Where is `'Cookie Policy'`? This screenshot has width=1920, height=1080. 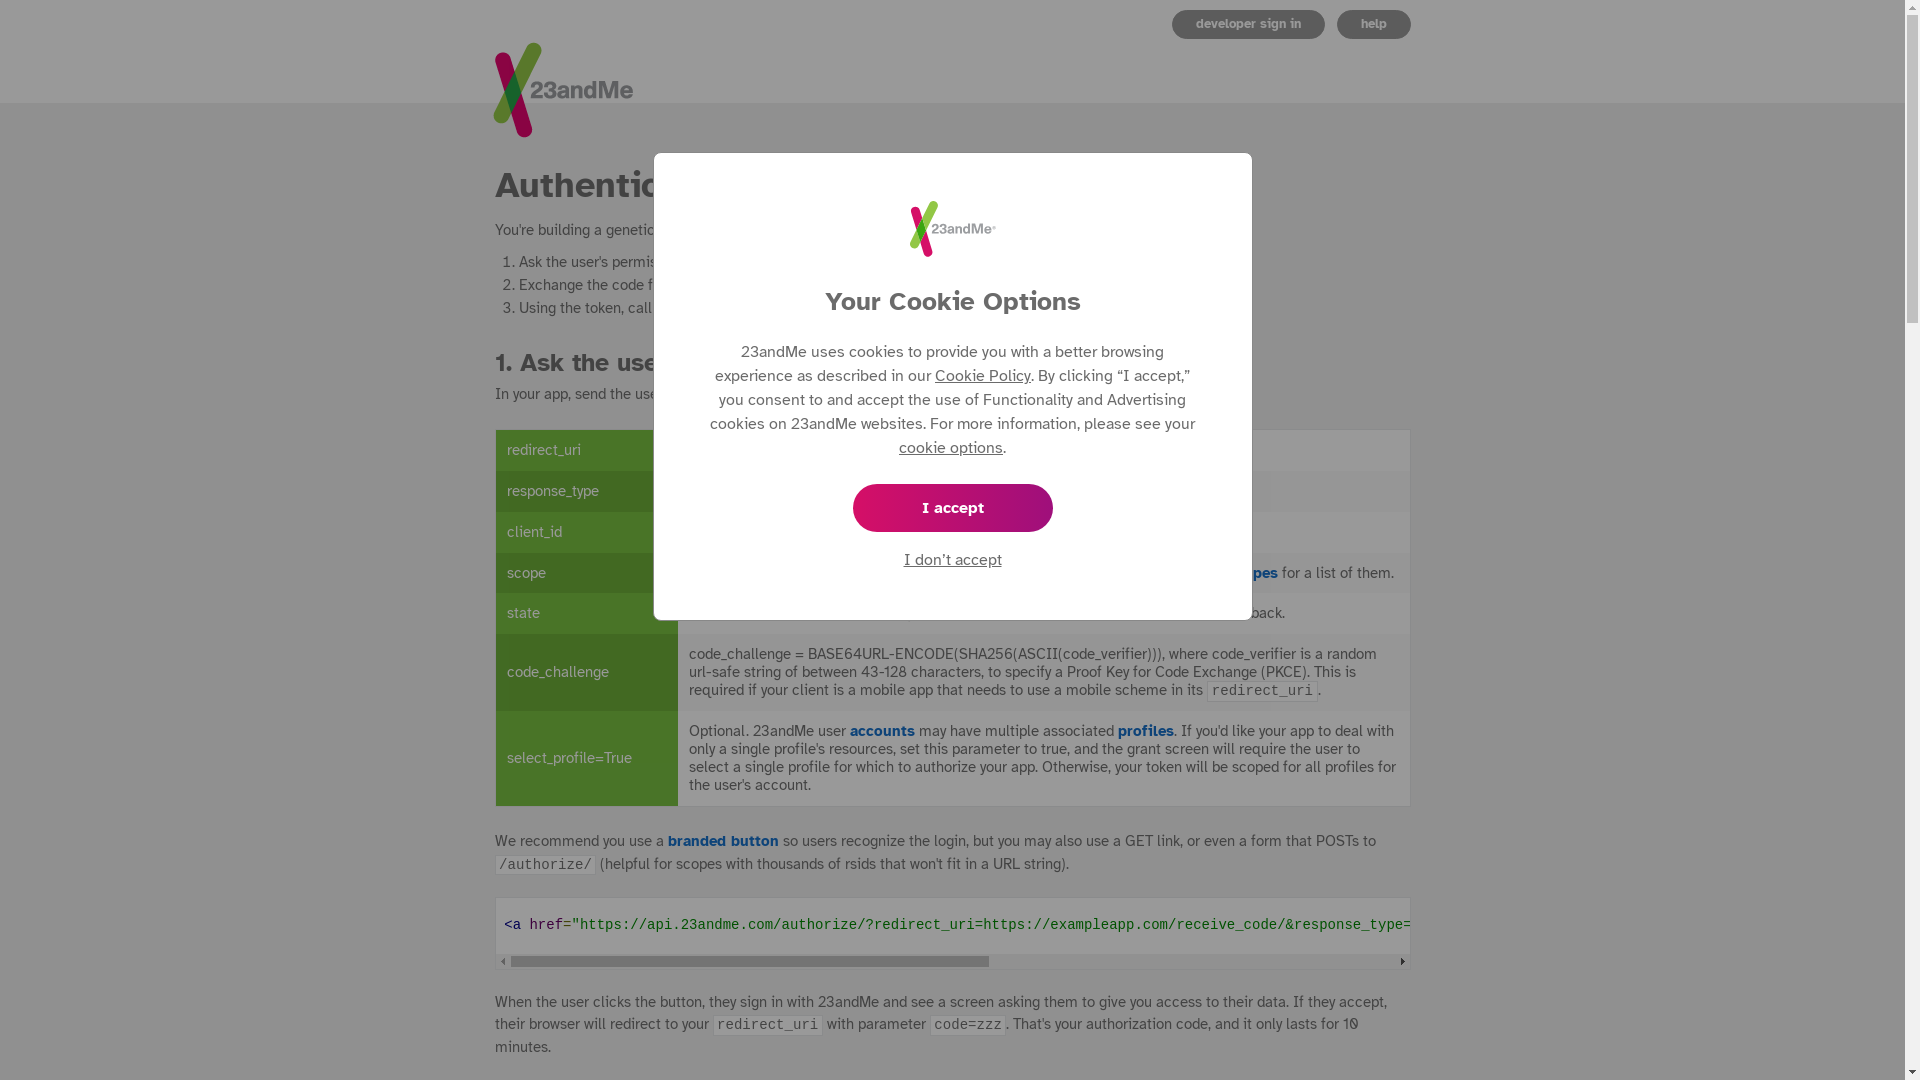
'Cookie Policy' is located at coordinates (983, 375).